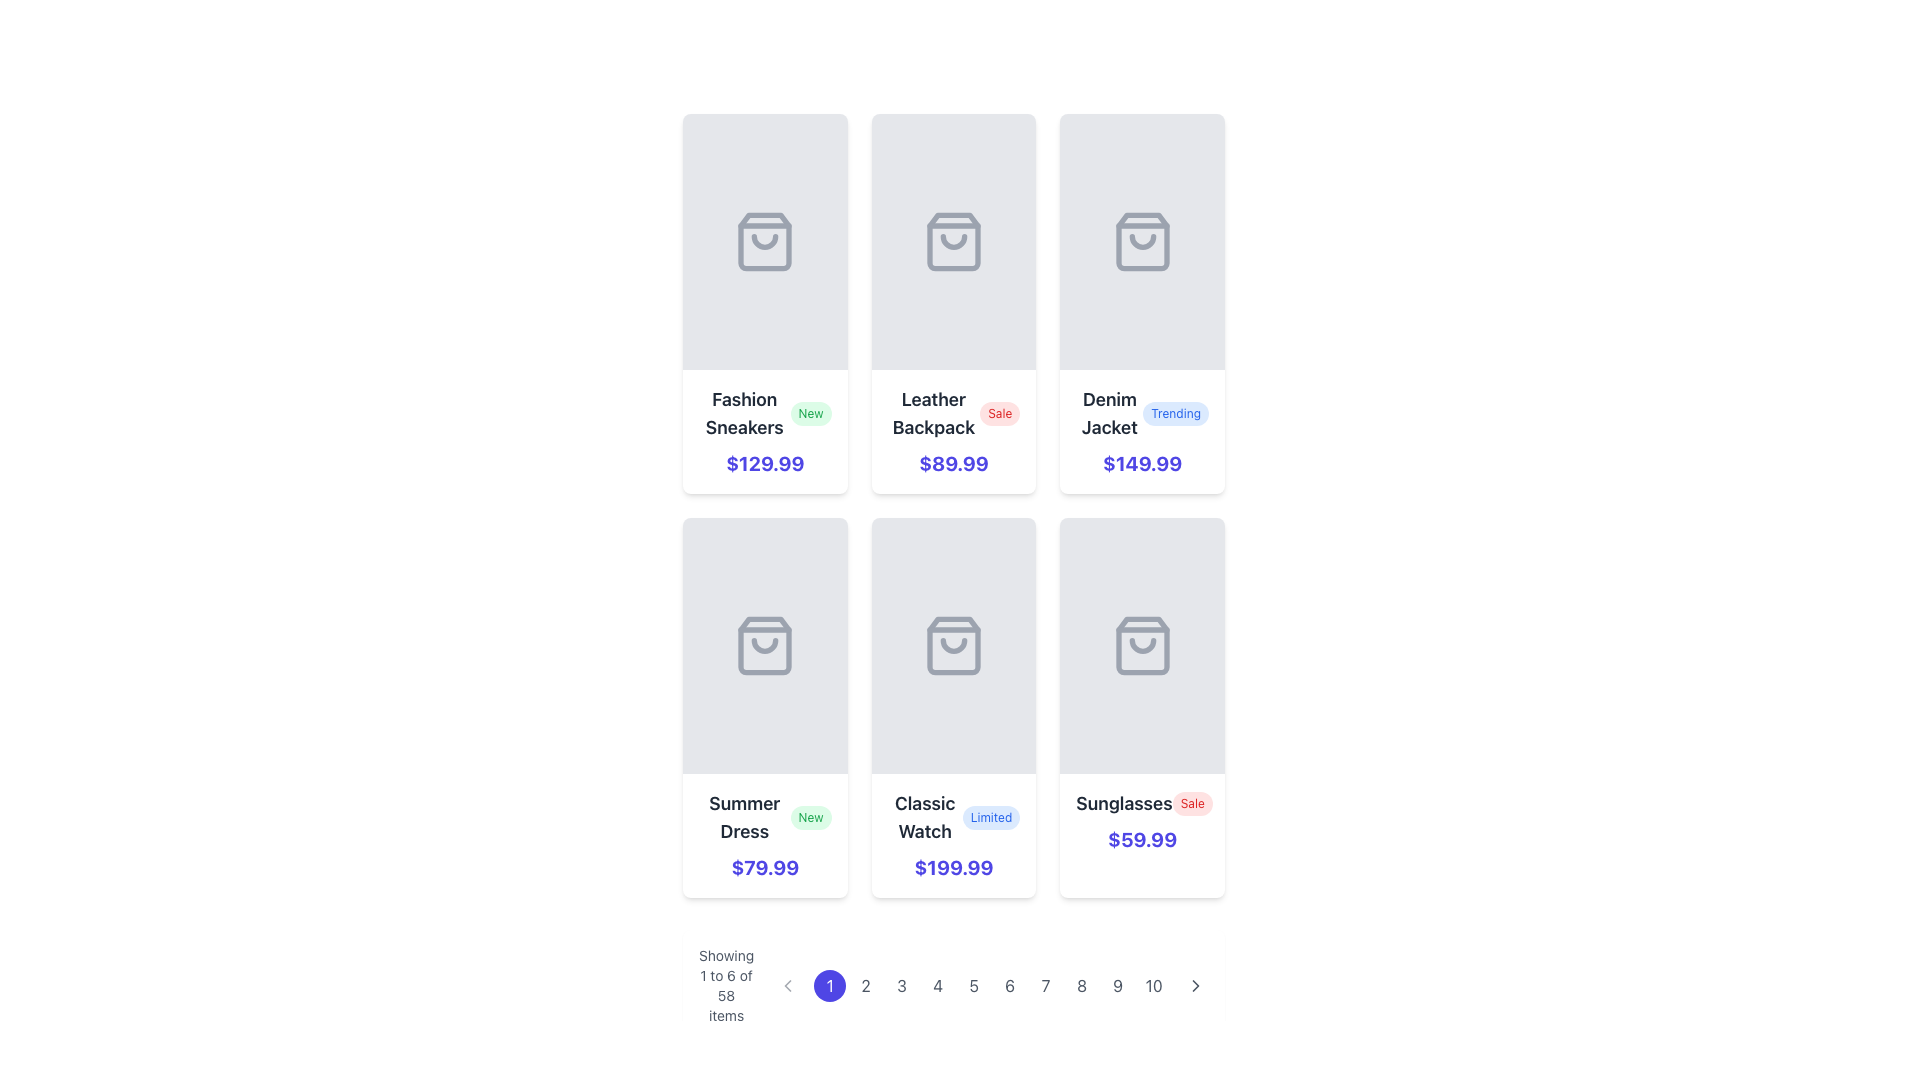  I want to click on decorative image placeholder for the 'Denim Jacket' product, which is positioned in the upper section of a card element displaying the price of $149.99, so click(1142, 241).